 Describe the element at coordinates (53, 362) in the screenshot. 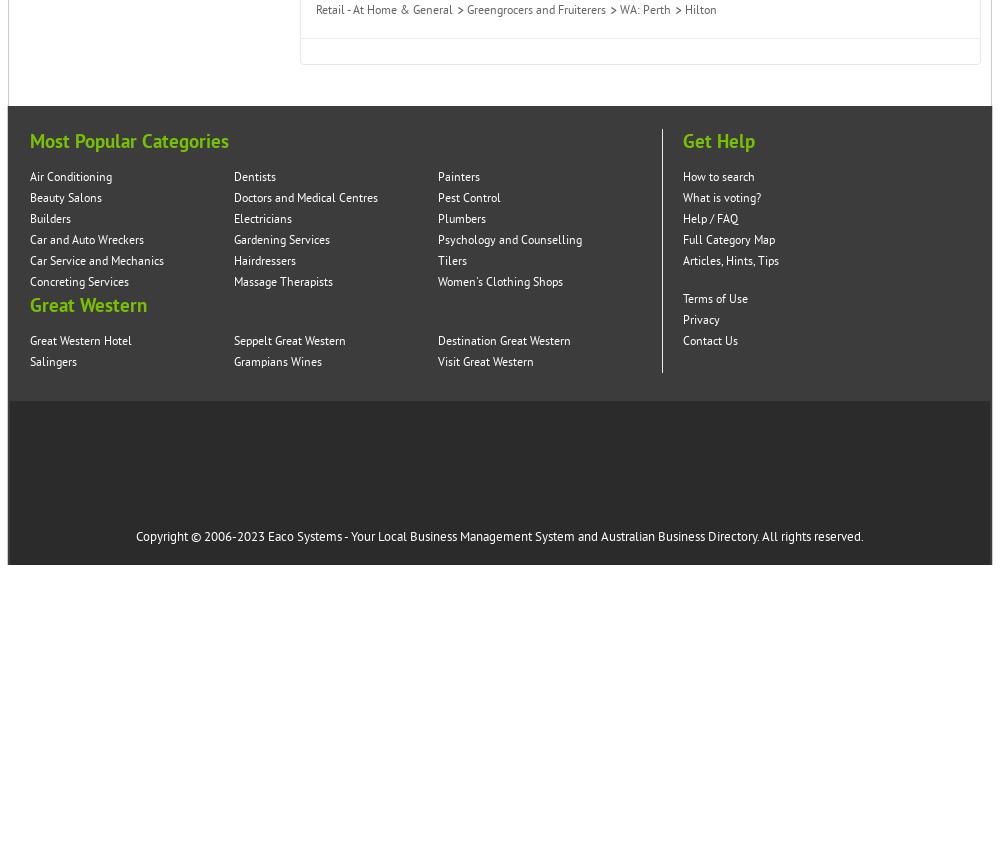

I see `'Salingers'` at that location.